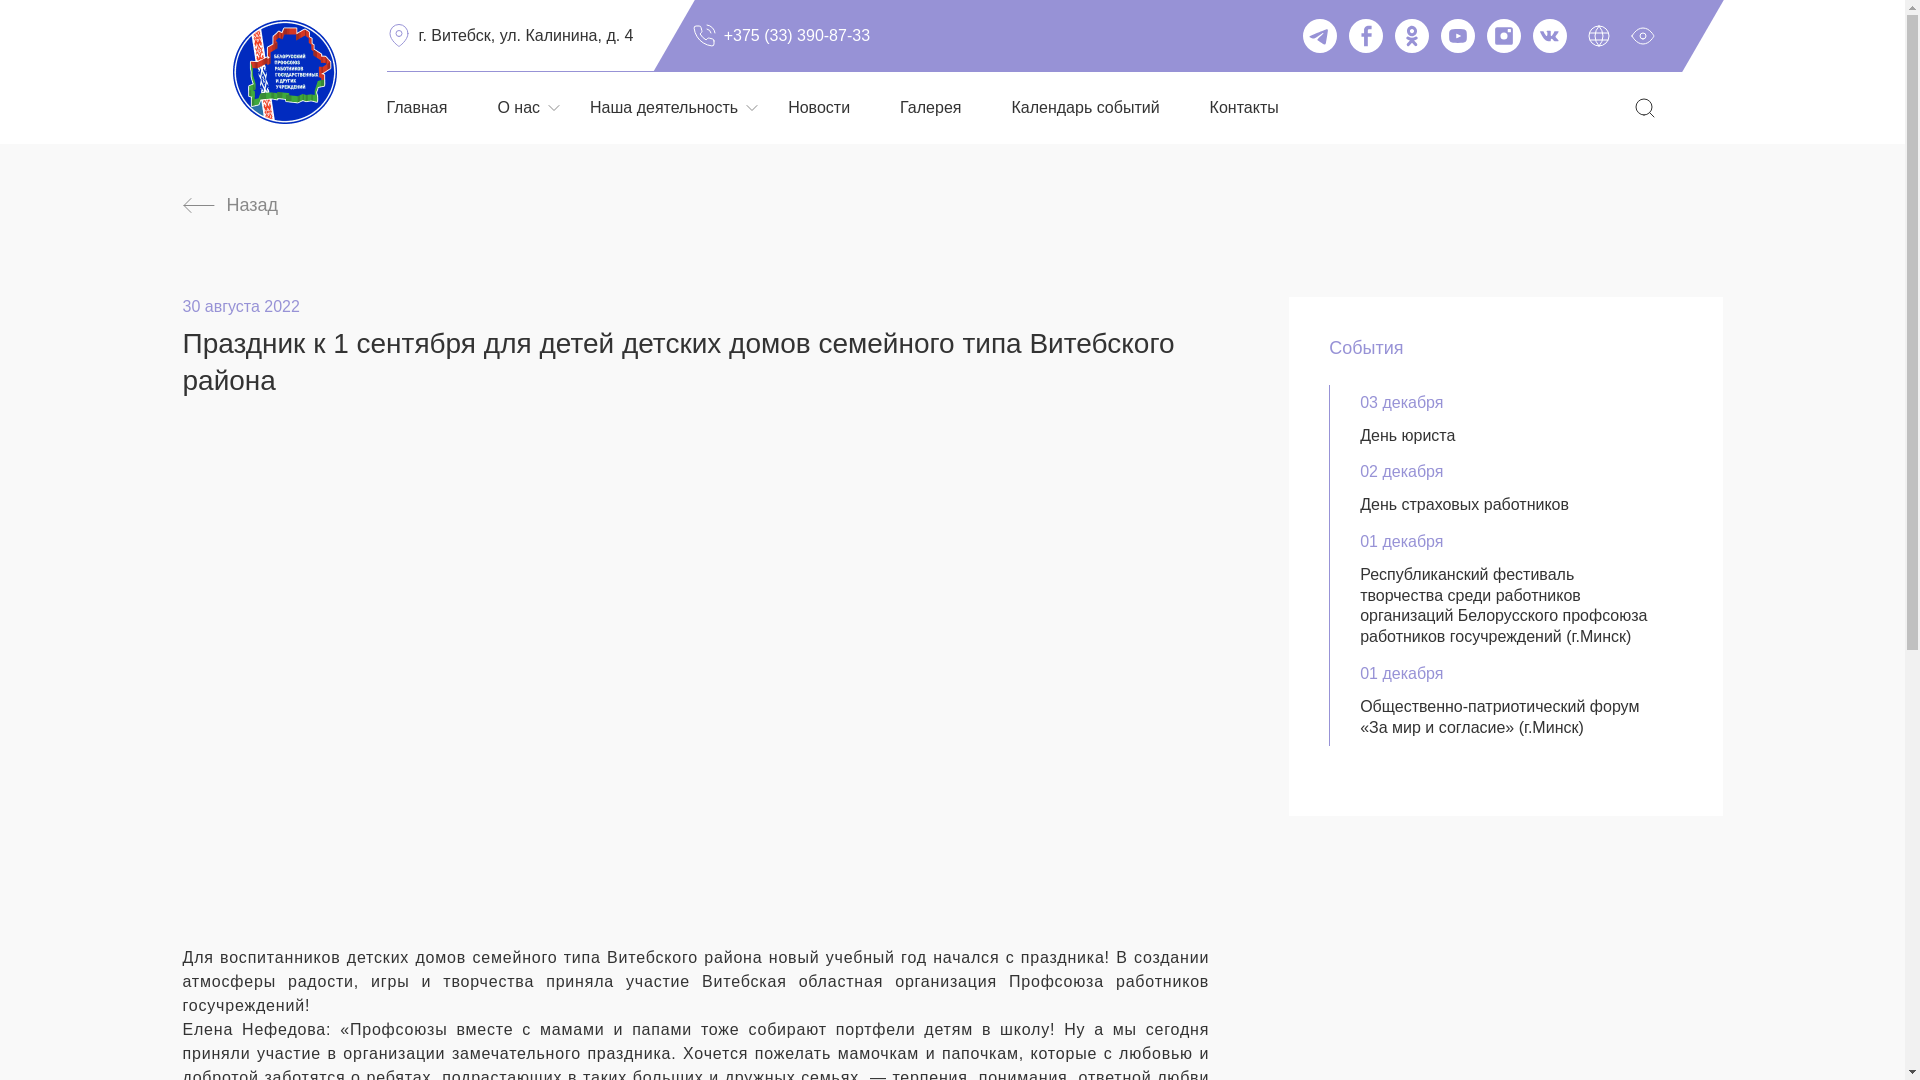 The height and width of the screenshot is (1080, 1920). Describe the element at coordinates (691, 35) in the screenshot. I see `'+375 (33) 390-87-33'` at that location.